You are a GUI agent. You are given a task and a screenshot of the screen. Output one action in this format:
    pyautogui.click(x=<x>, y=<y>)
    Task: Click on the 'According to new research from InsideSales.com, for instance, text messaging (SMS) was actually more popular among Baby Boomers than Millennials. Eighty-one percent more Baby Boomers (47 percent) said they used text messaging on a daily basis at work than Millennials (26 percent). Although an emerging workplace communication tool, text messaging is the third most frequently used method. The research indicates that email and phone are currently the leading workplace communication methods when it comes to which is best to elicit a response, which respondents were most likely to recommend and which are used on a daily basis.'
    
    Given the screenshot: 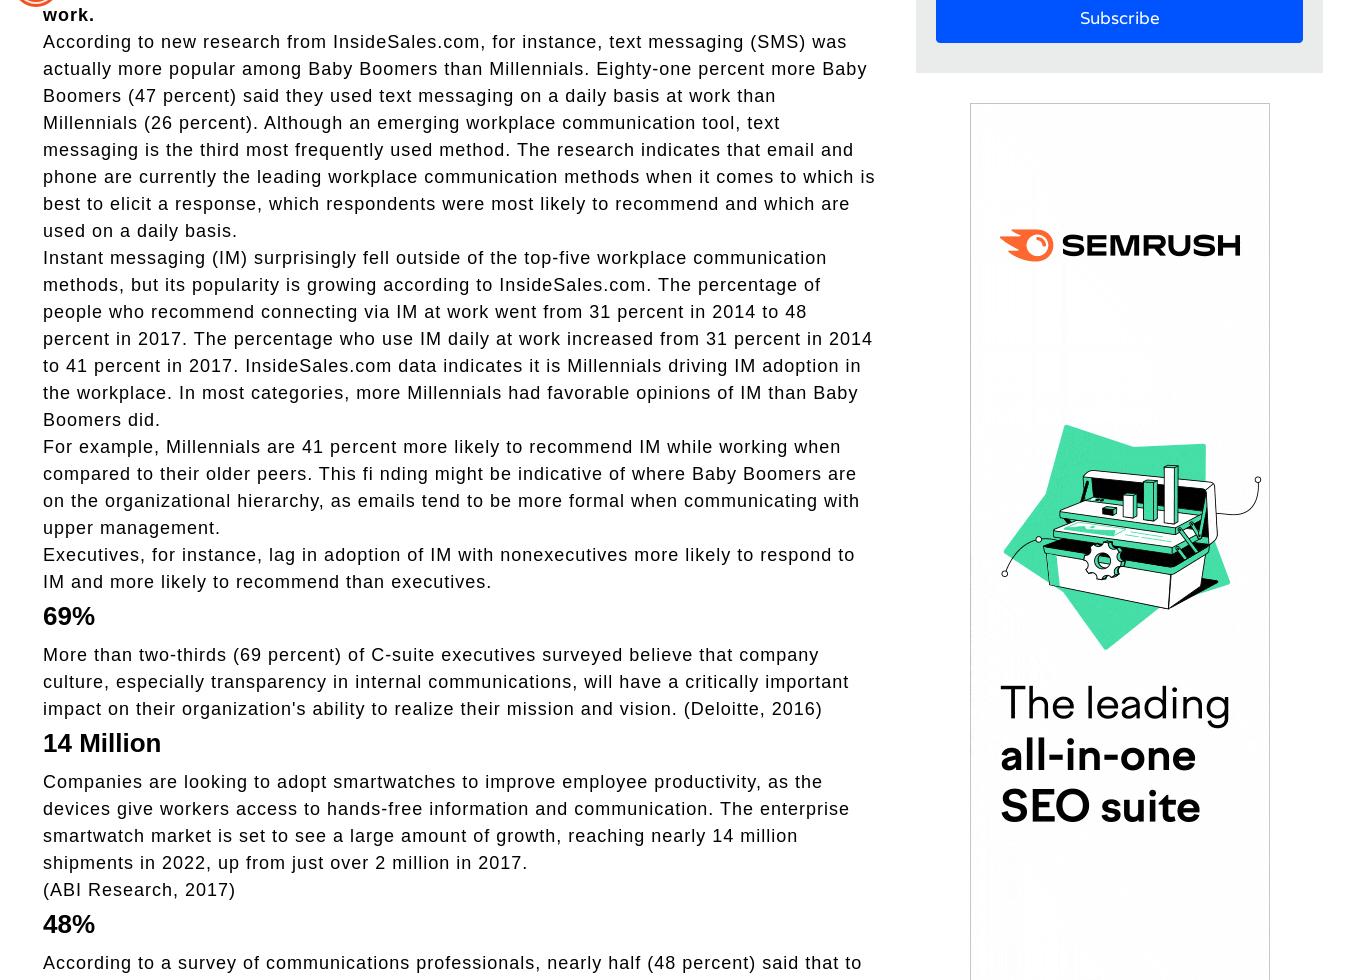 What is the action you would take?
    pyautogui.click(x=458, y=135)
    